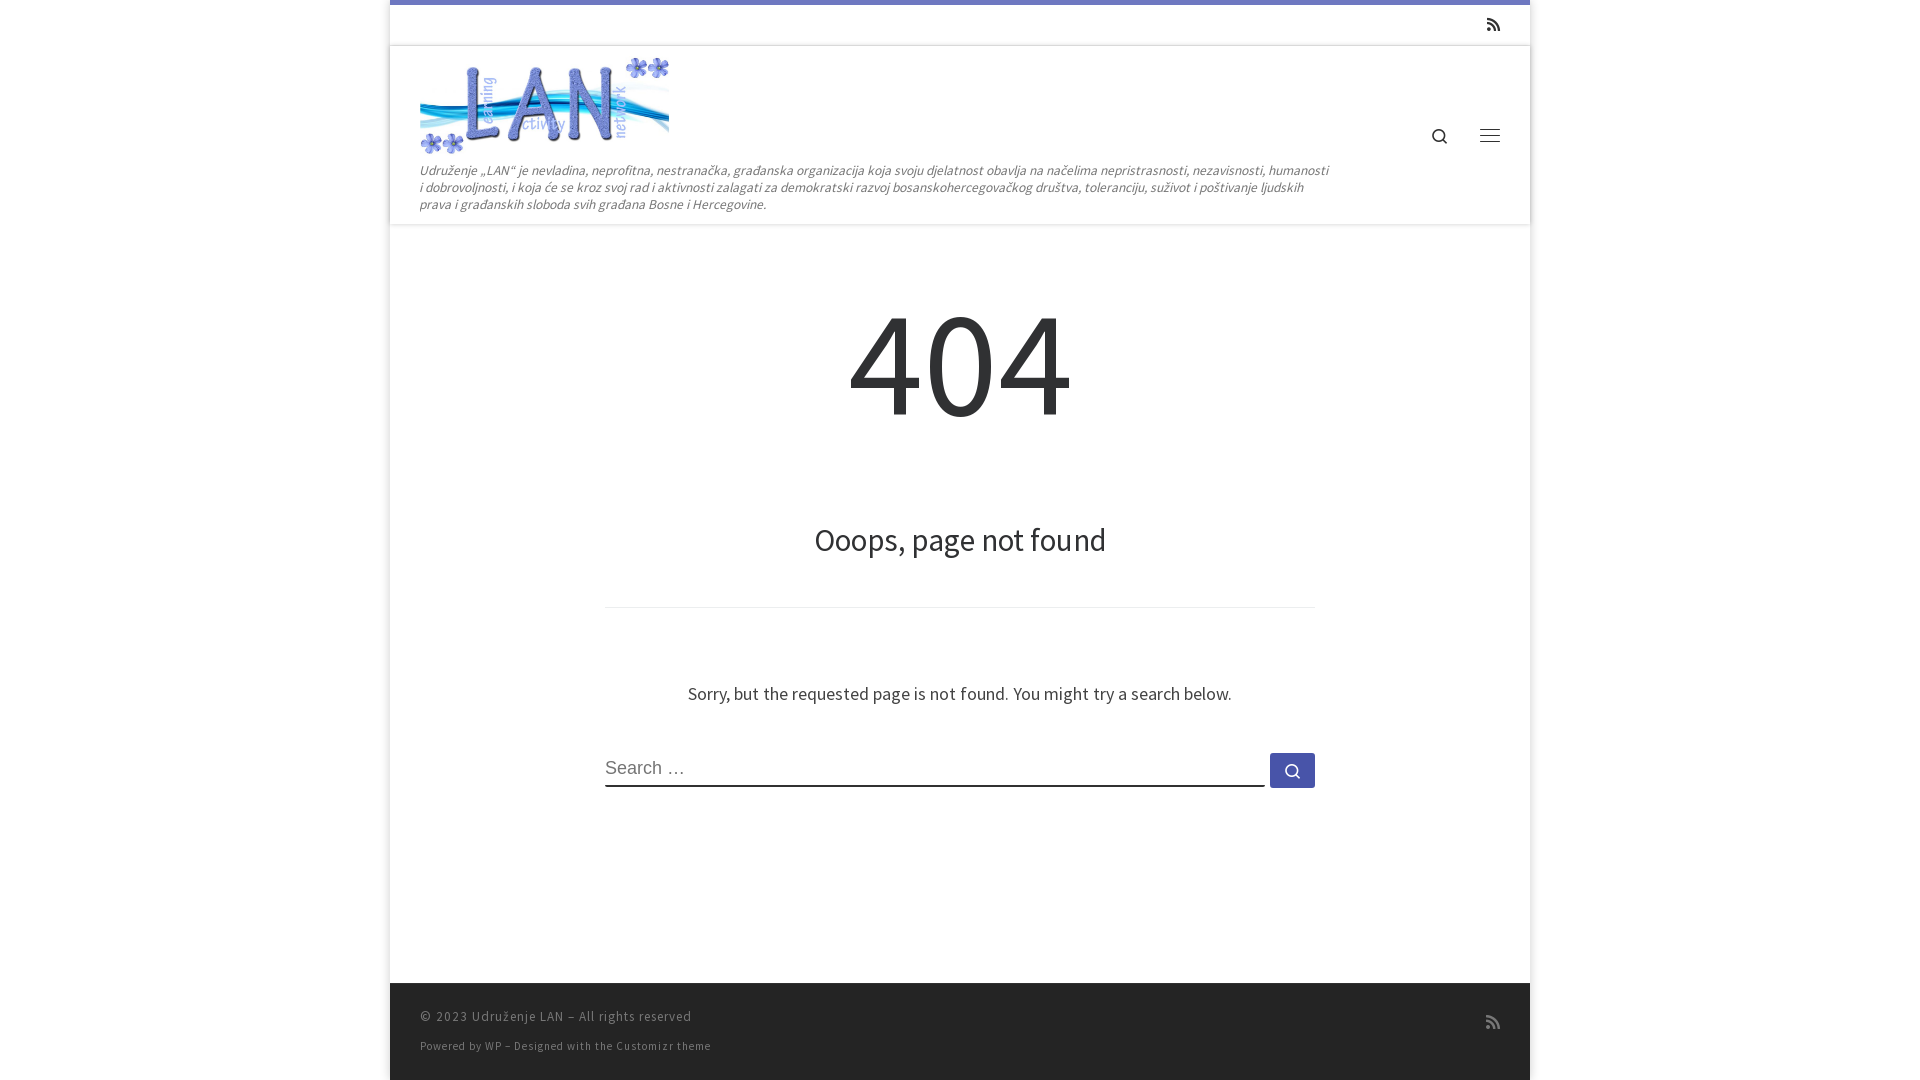 The height and width of the screenshot is (1080, 1920). What do you see at coordinates (493, 1044) in the screenshot?
I see `'WP'` at bounding box center [493, 1044].